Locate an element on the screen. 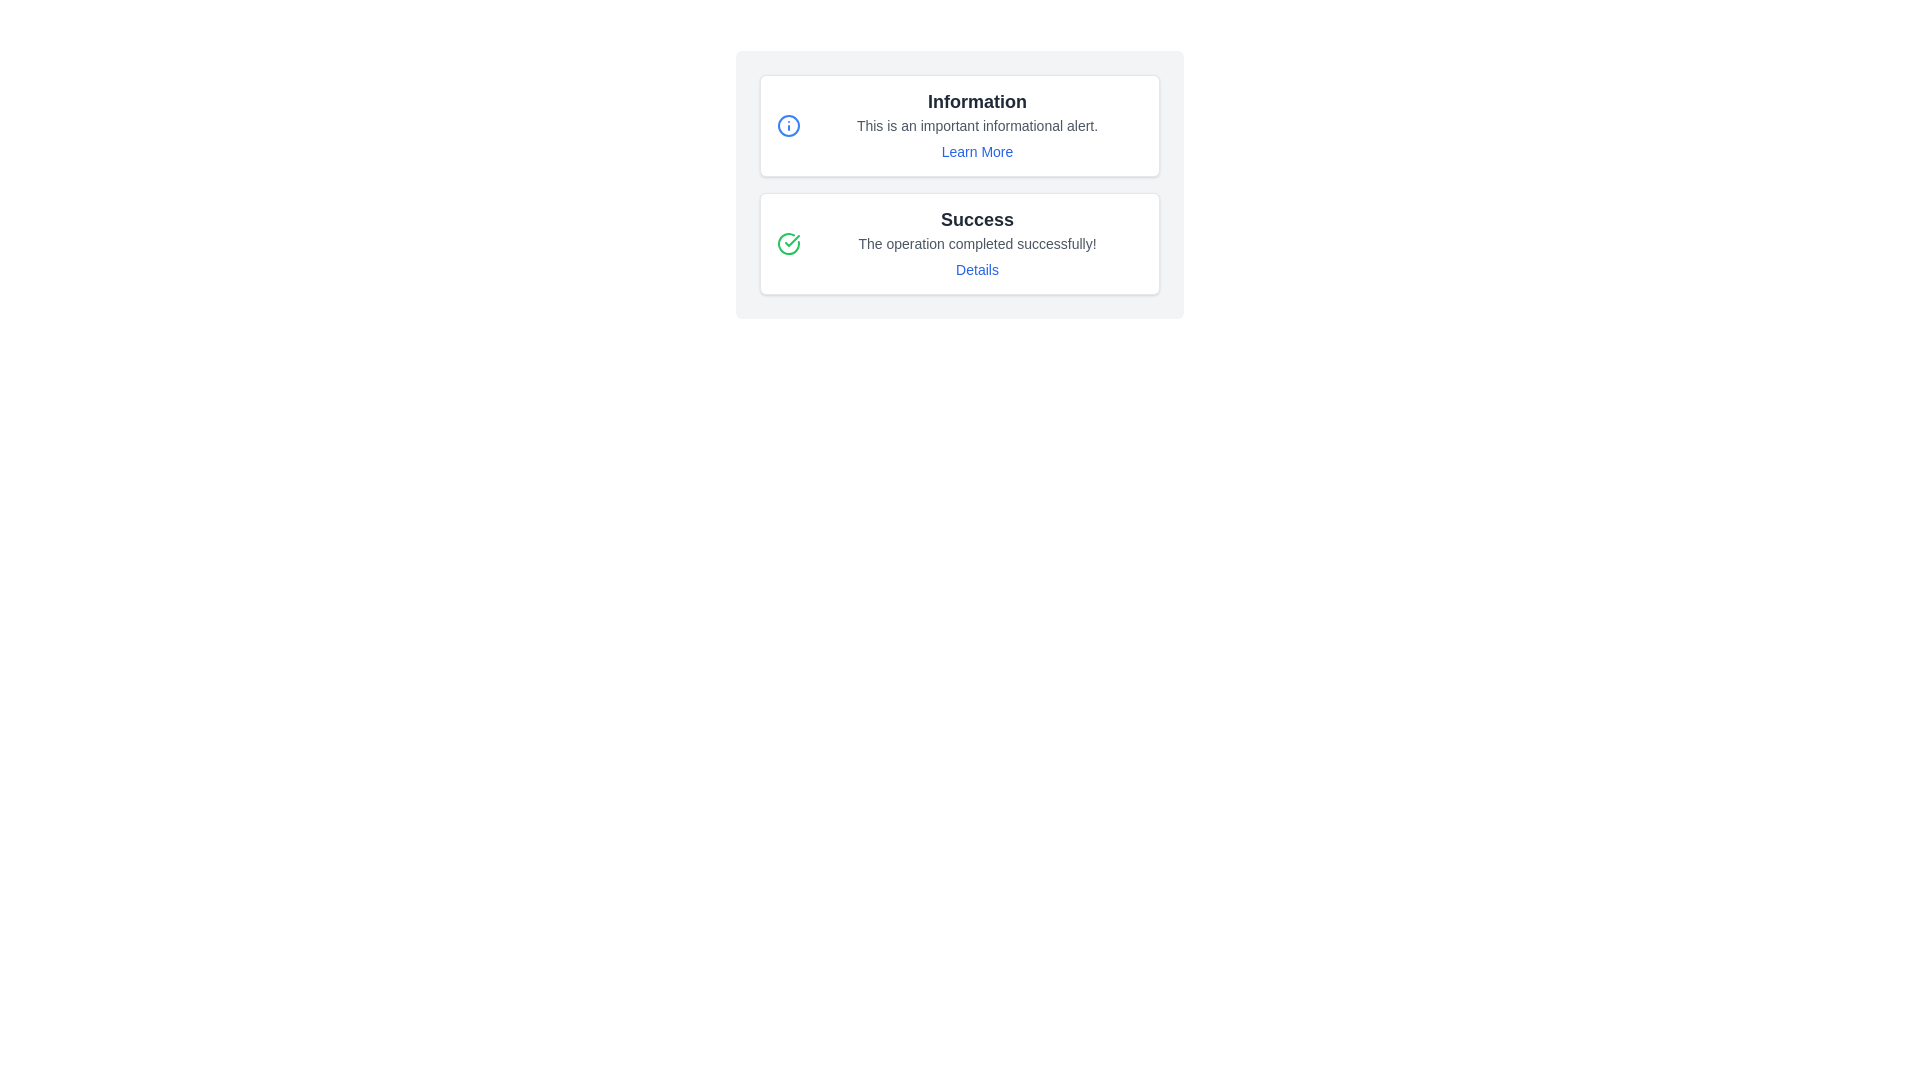 The image size is (1920, 1080). SVG icon resembling a circle with a check mark inside, located in the 'Success' card before the text 'The operation completed successfully!' is located at coordinates (787, 242).